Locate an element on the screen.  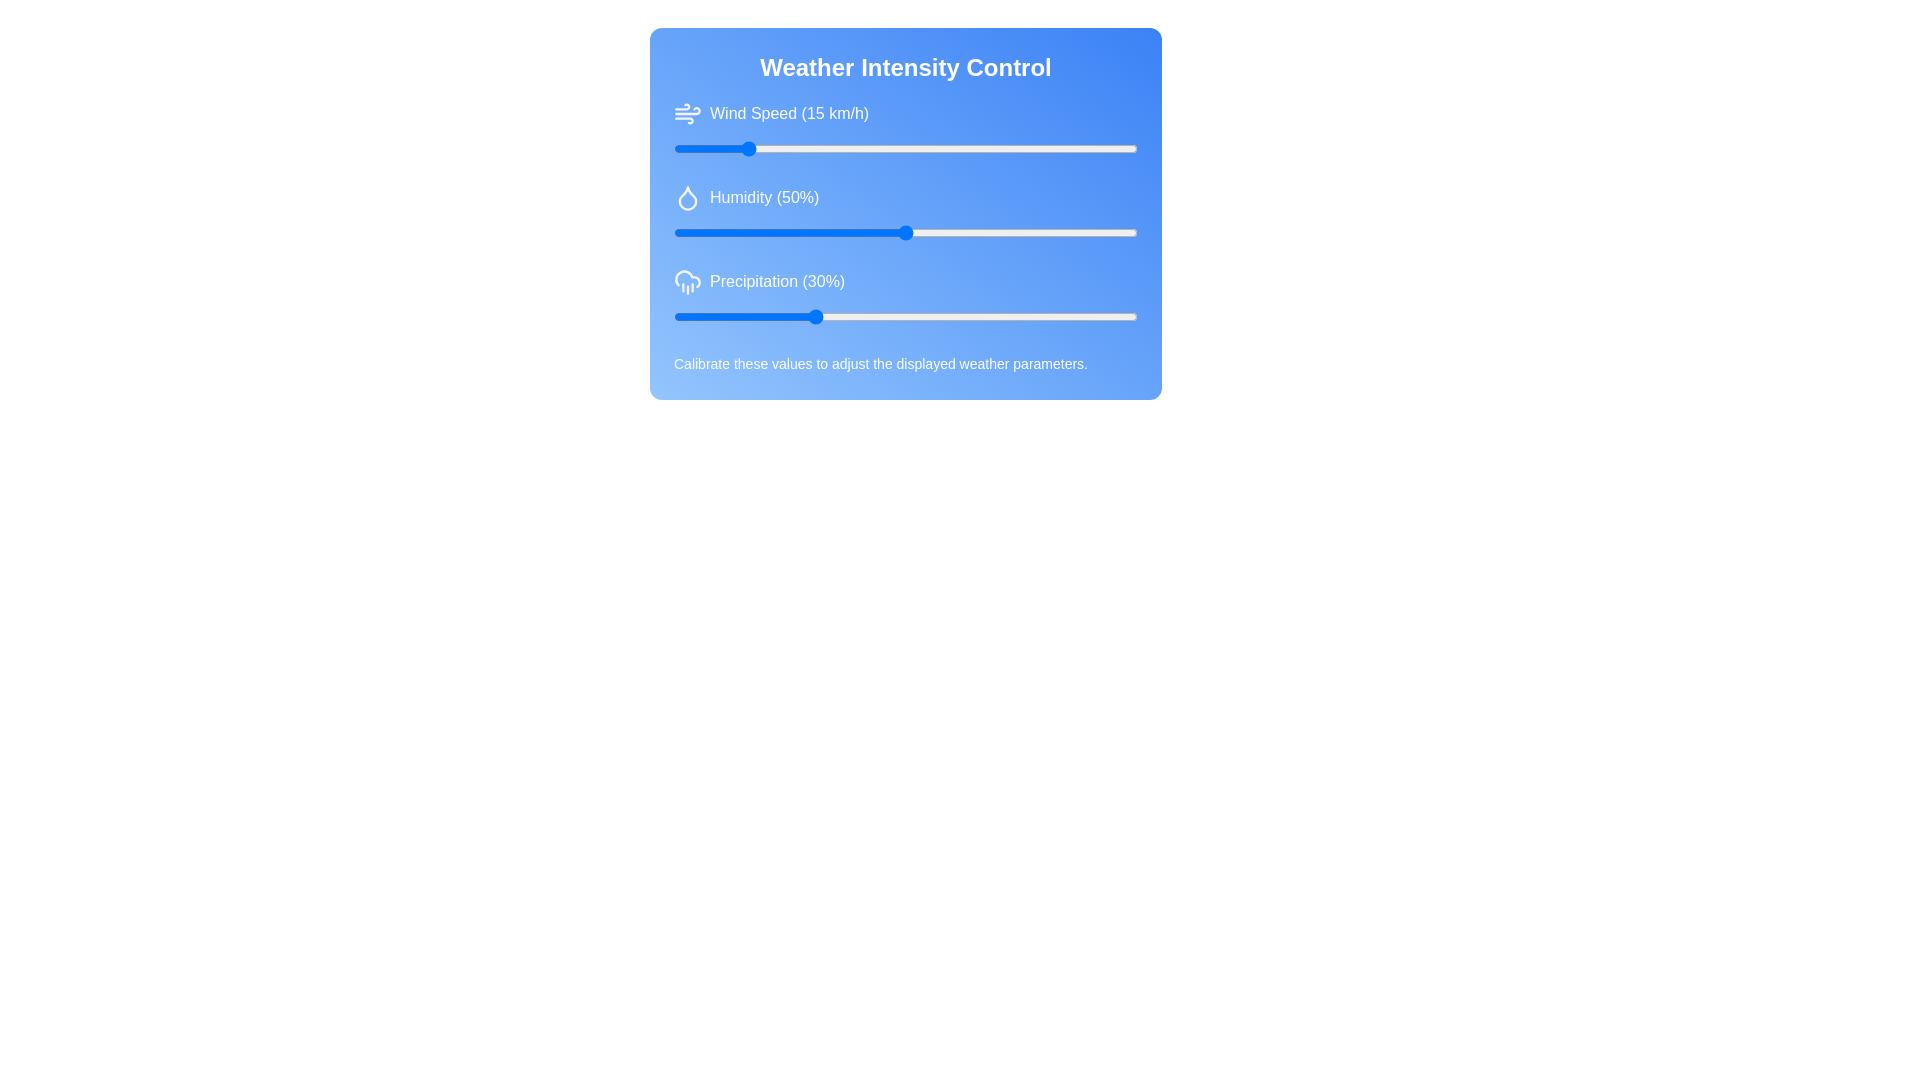
the wind speed is located at coordinates (850, 148).